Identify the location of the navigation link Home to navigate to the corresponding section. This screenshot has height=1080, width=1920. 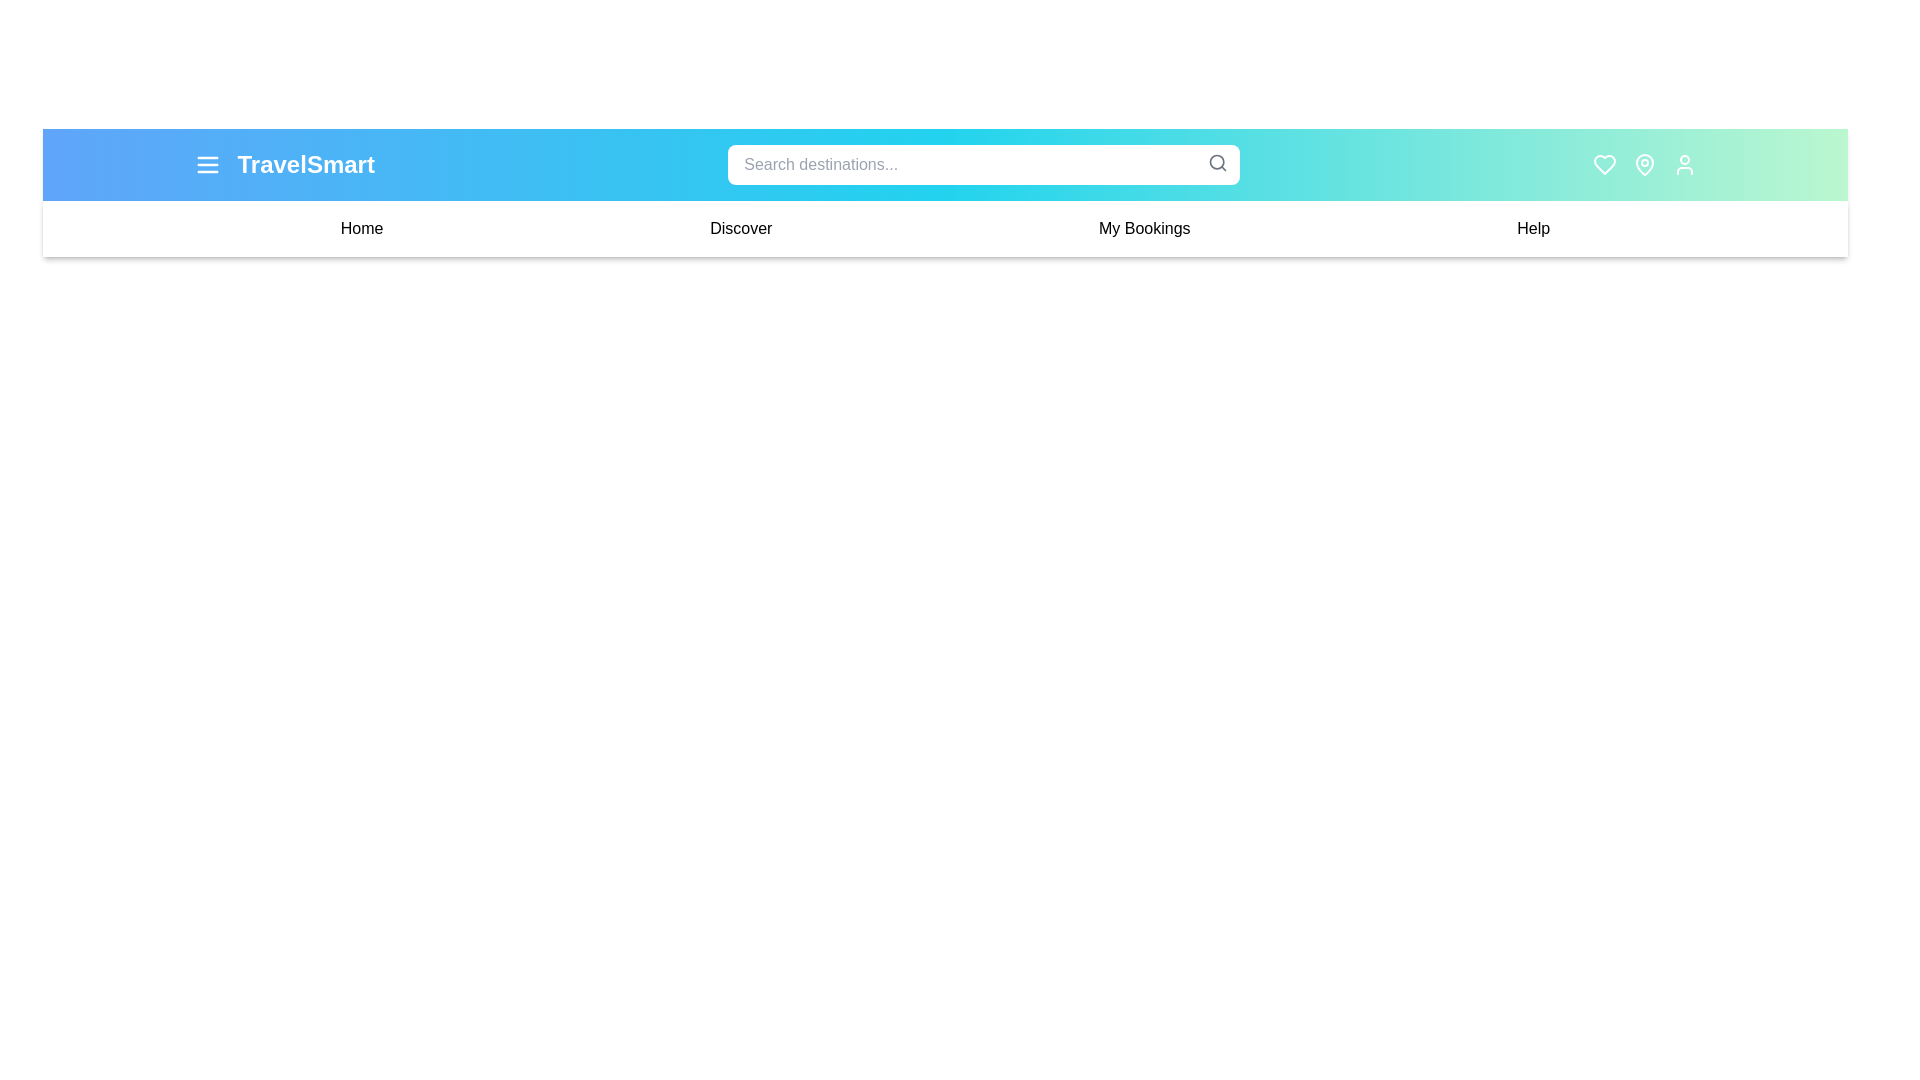
(362, 227).